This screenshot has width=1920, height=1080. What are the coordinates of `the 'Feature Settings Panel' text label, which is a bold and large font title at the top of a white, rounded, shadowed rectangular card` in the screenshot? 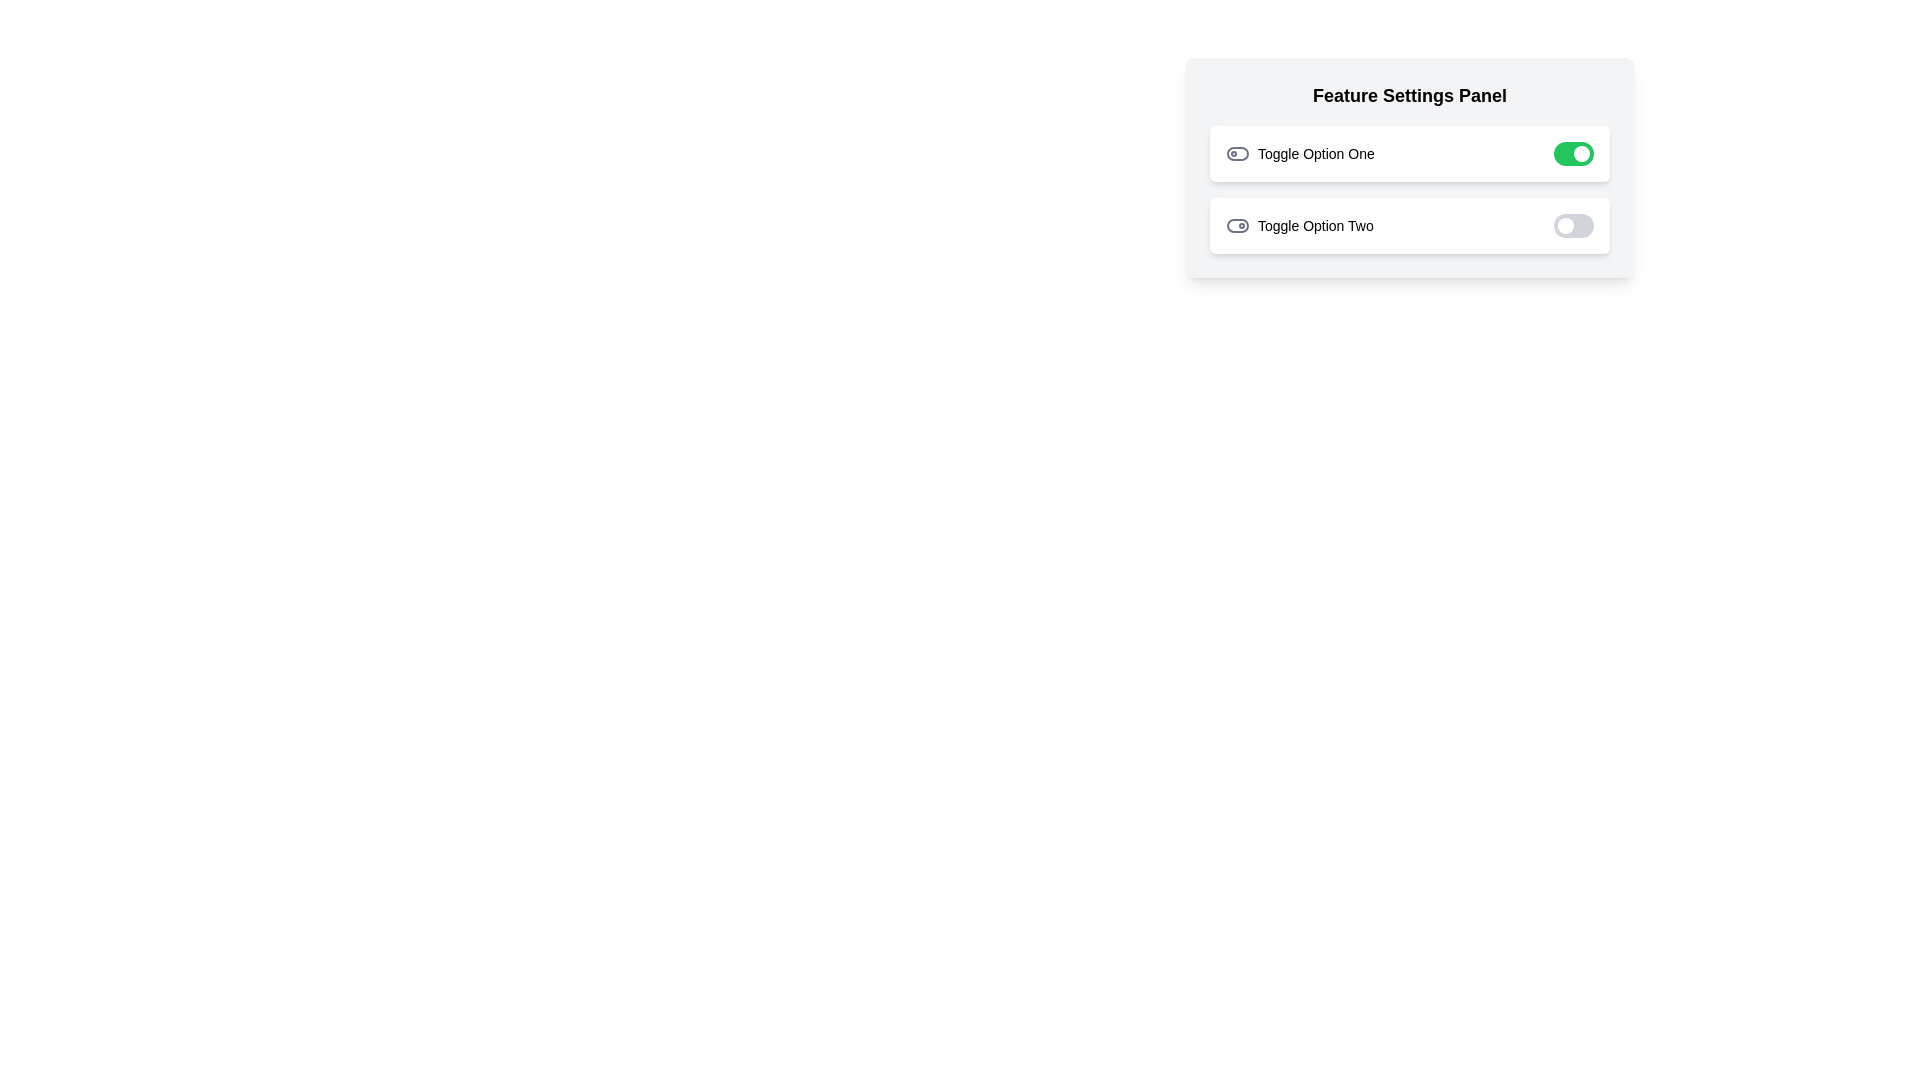 It's located at (1409, 96).